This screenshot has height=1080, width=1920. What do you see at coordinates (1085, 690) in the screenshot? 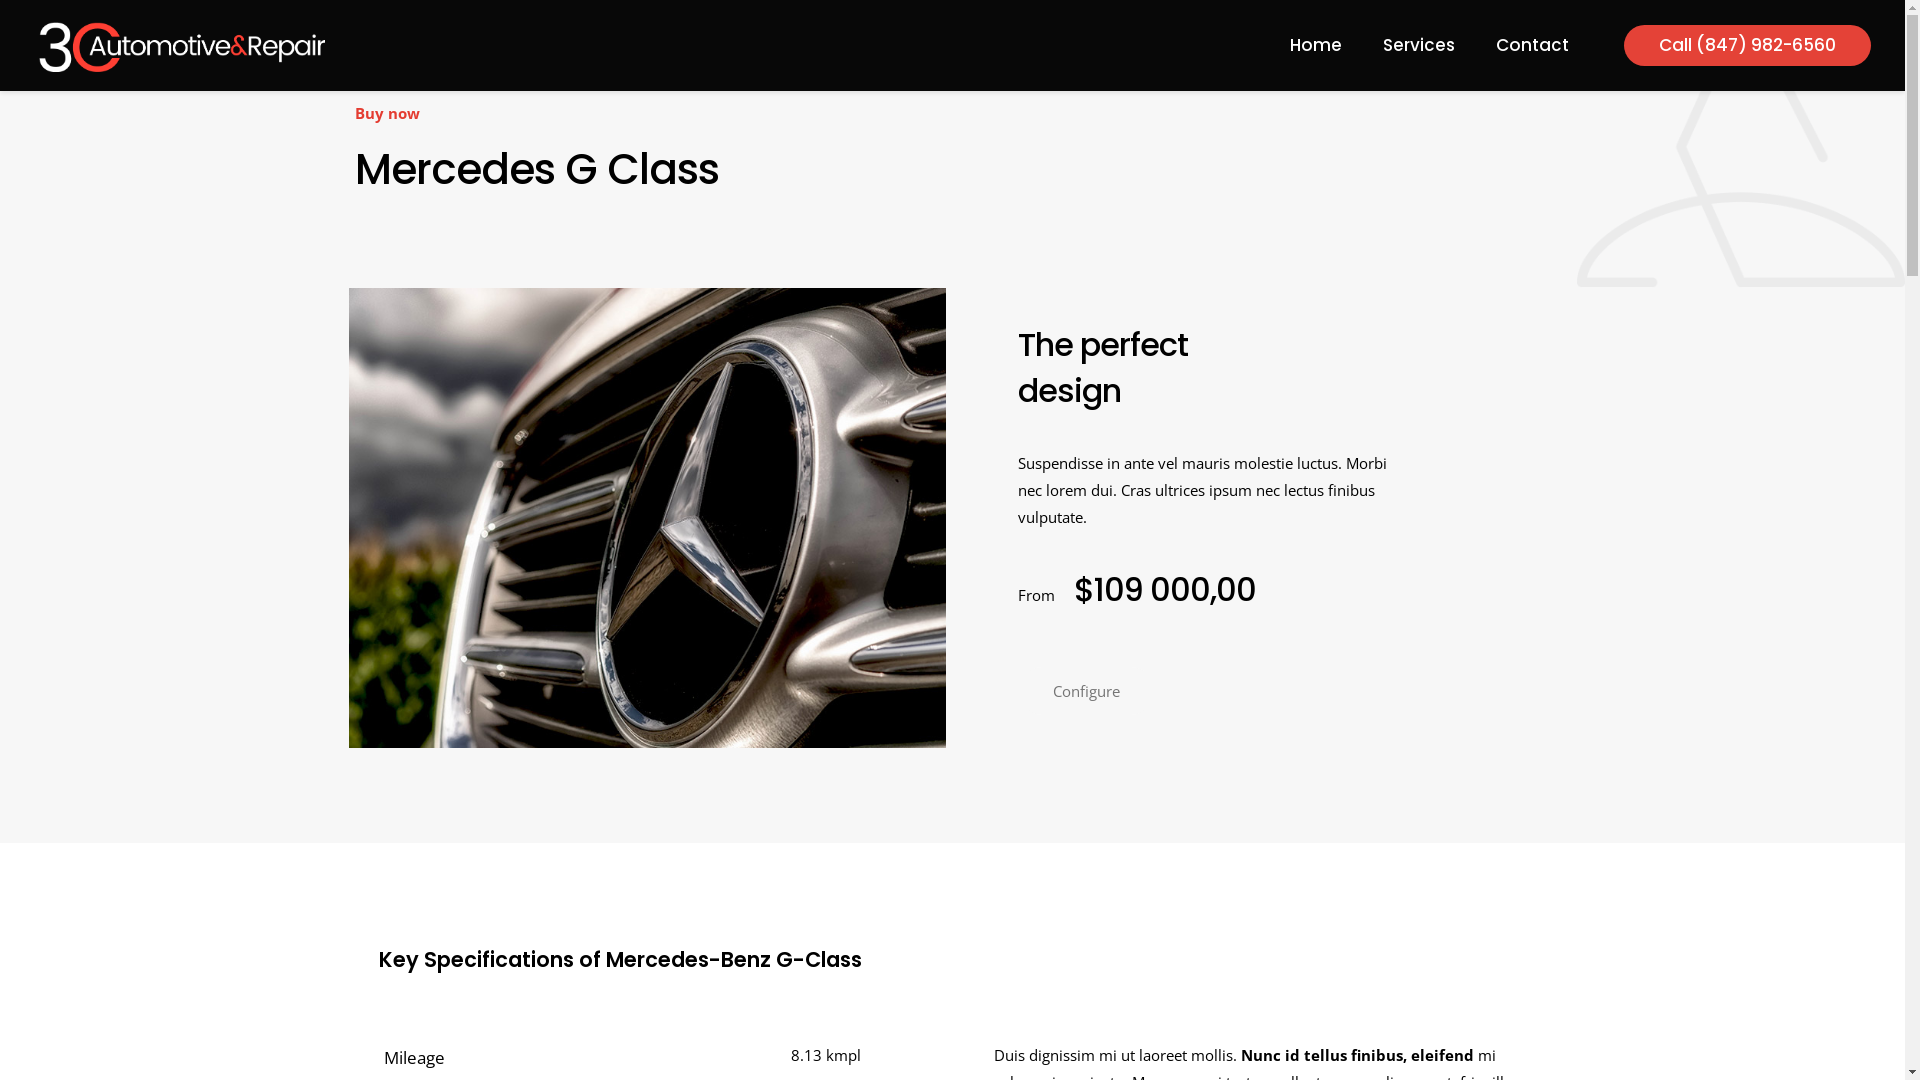
I see `'Configure'` at bounding box center [1085, 690].